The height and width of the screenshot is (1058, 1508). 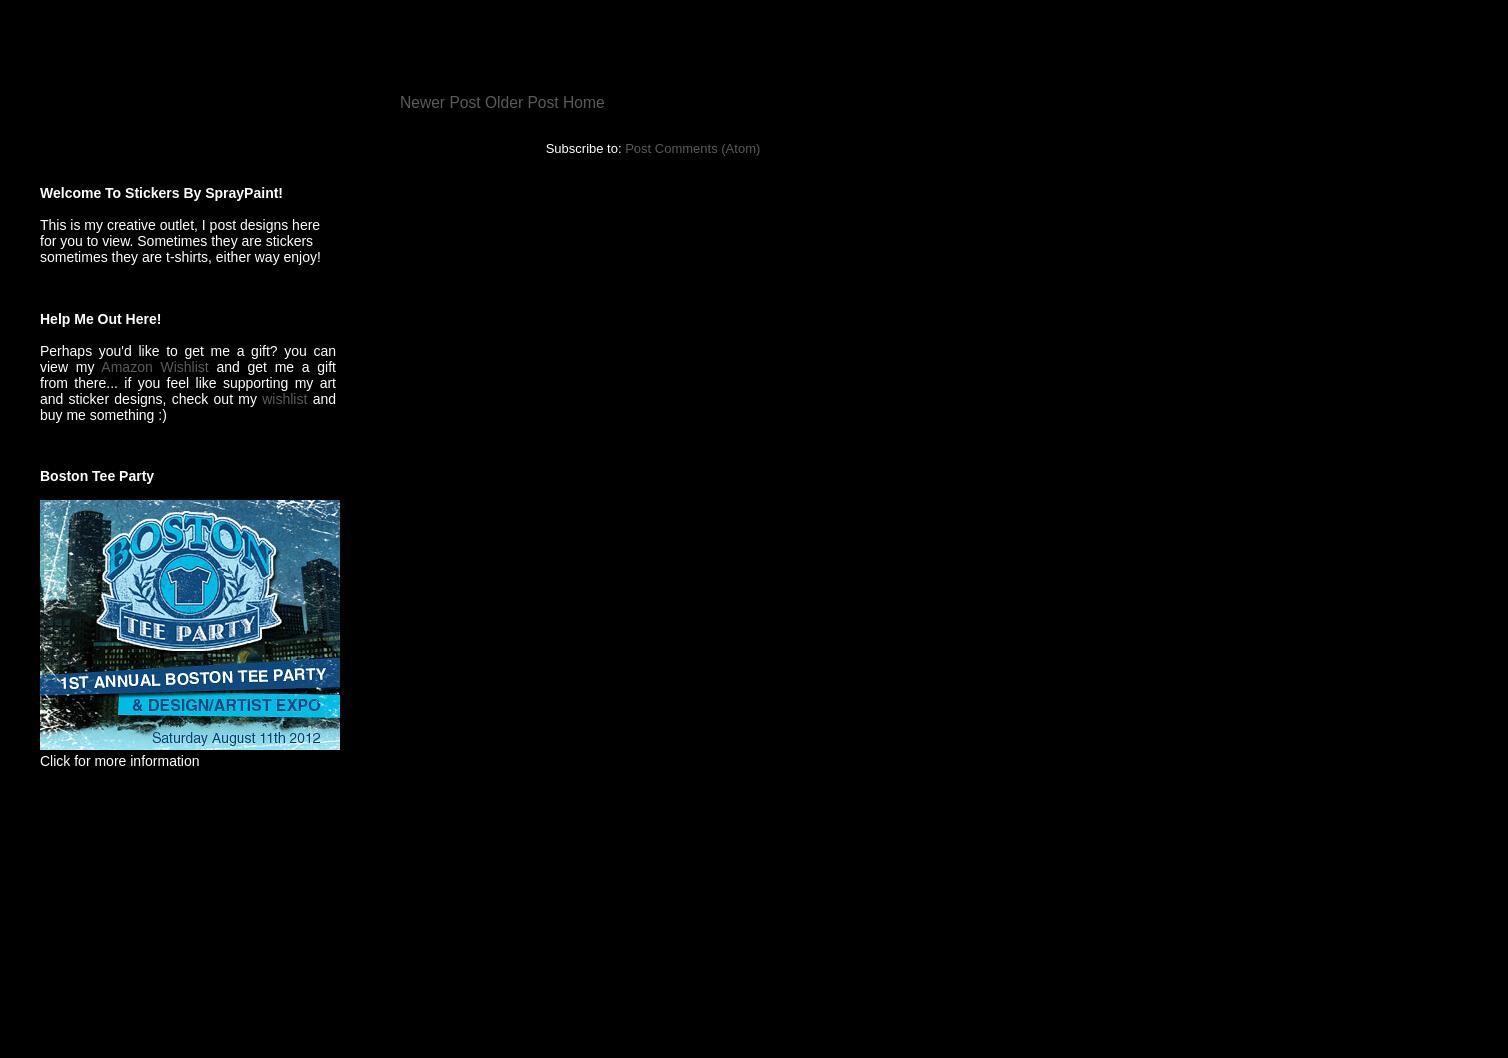 What do you see at coordinates (260, 398) in the screenshot?
I see `'wishlist'` at bounding box center [260, 398].